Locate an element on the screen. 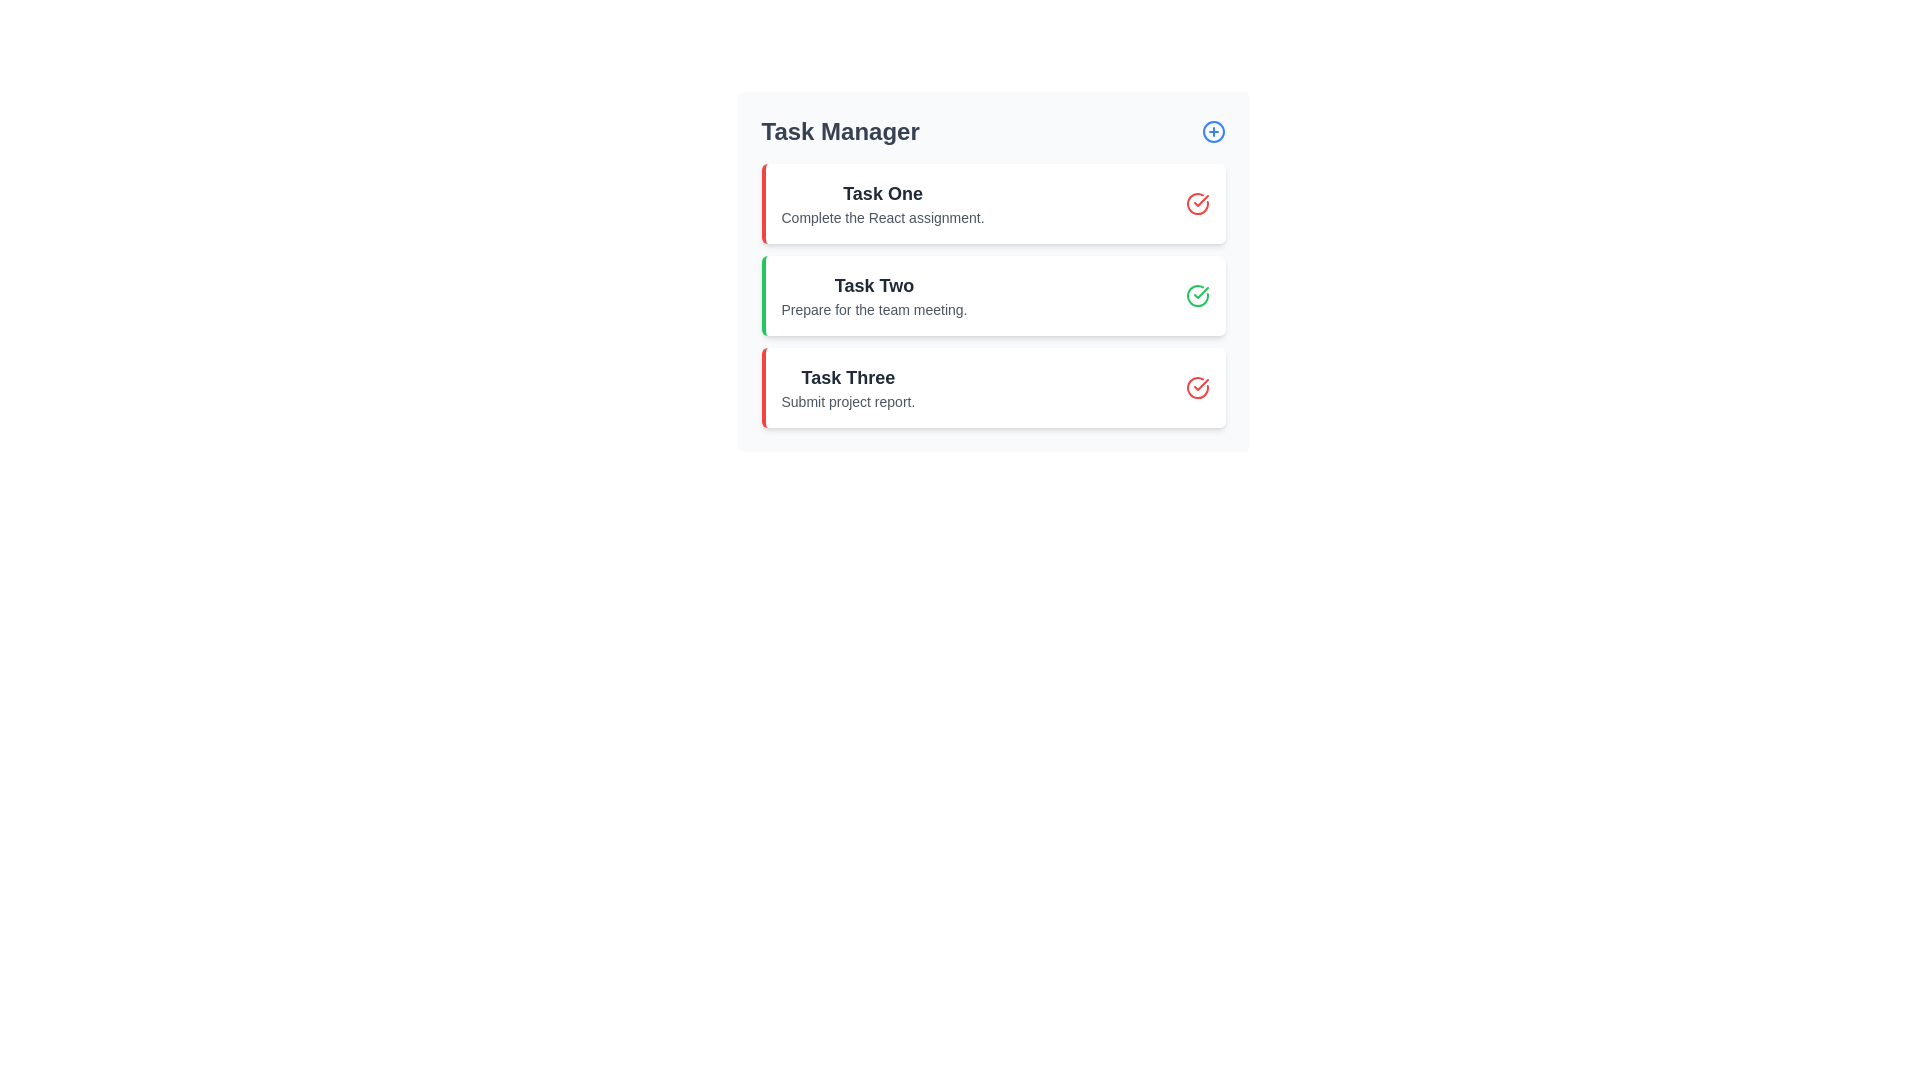 The image size is (1920, 1080). the circular graphical component located at the top right of the 'Task Manager' header, which signifies an action such as adding a new item or accessing additional options is located at coordinates (1212, 131).